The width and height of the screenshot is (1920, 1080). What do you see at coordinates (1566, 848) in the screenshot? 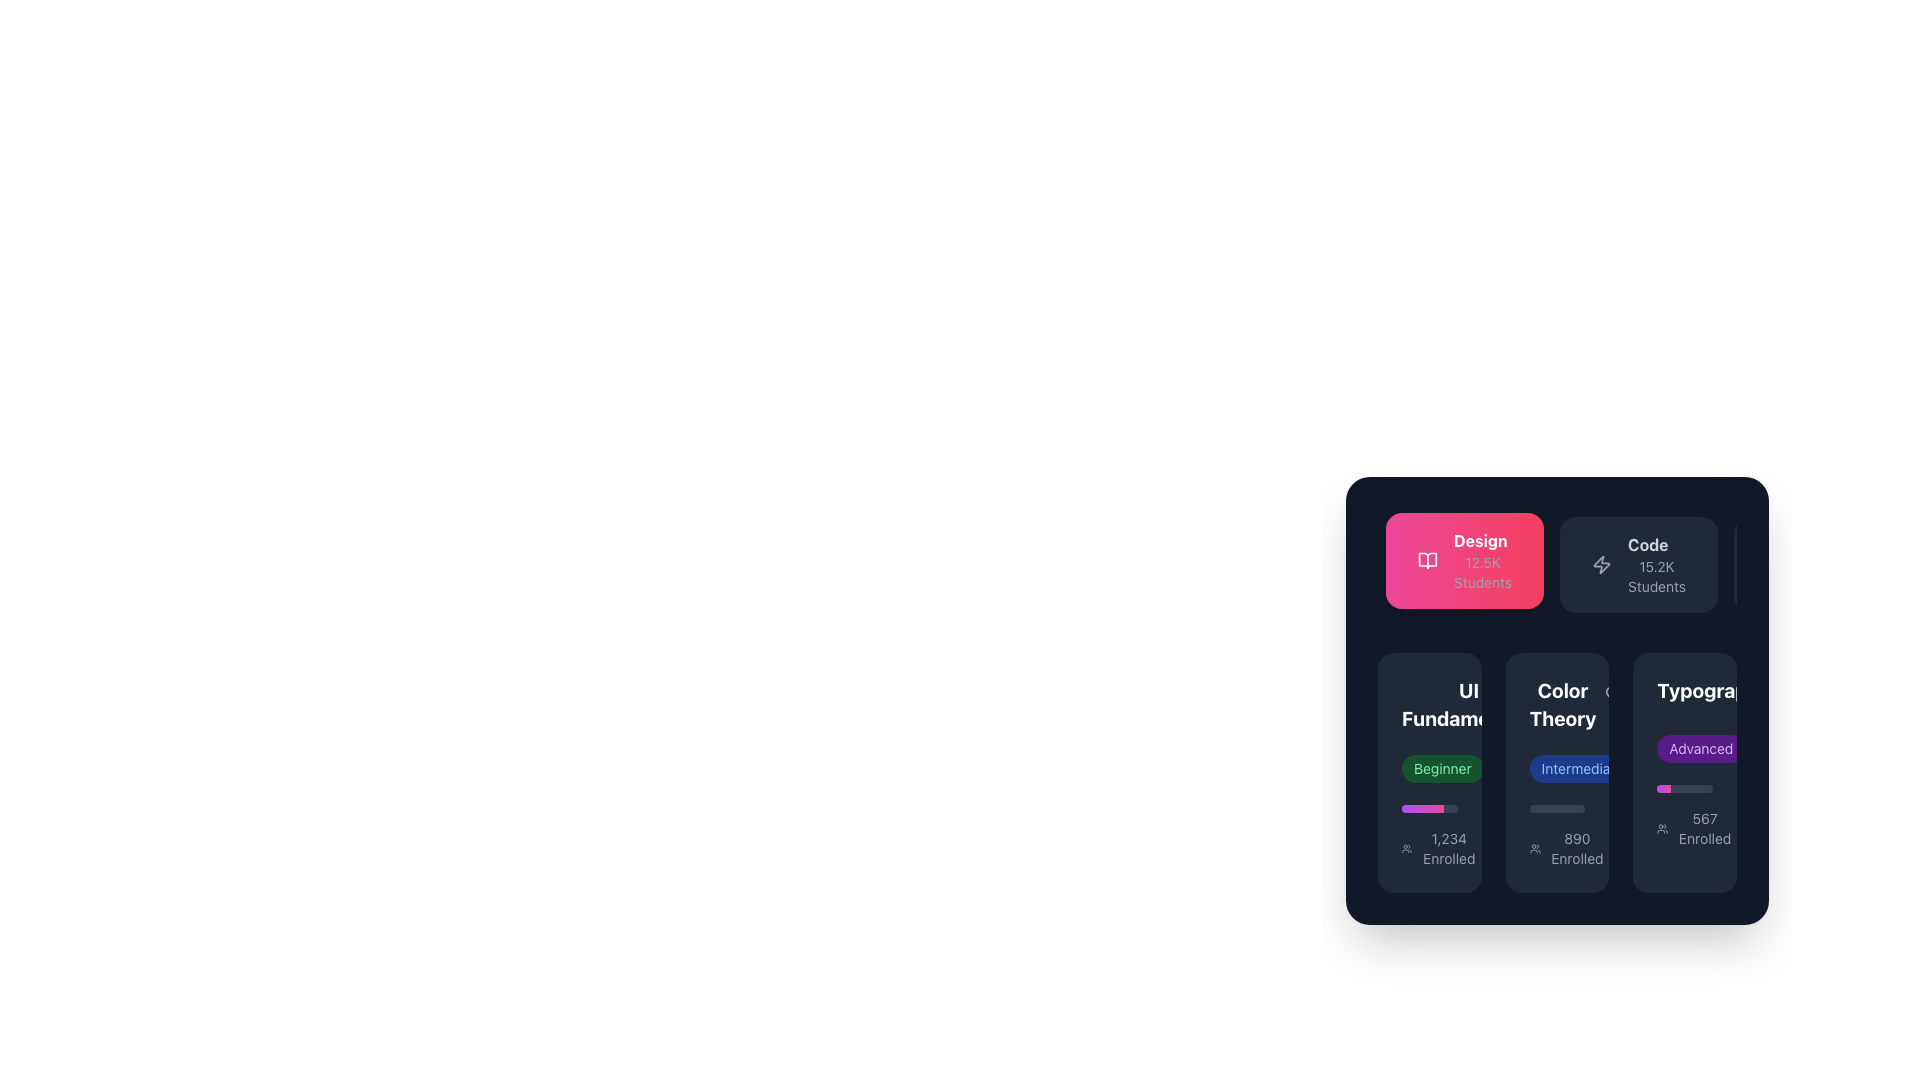
I see `the informational text displaying '890 Enrolled', located beneath the 'Color Theory' card in the bottom row of the card-like structure` at bounding box center [1566, 848].